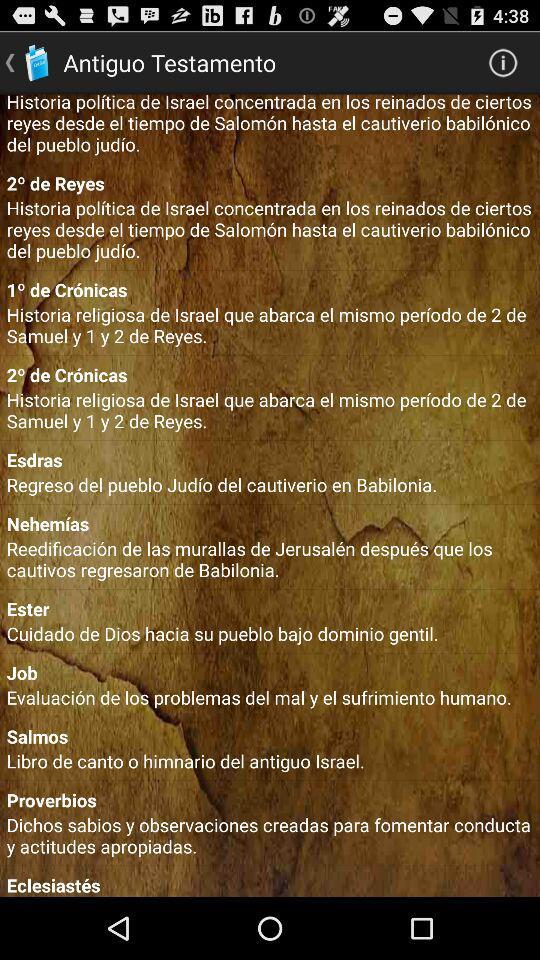  I want to click on the dichos sabios y item, so click(270, 835).